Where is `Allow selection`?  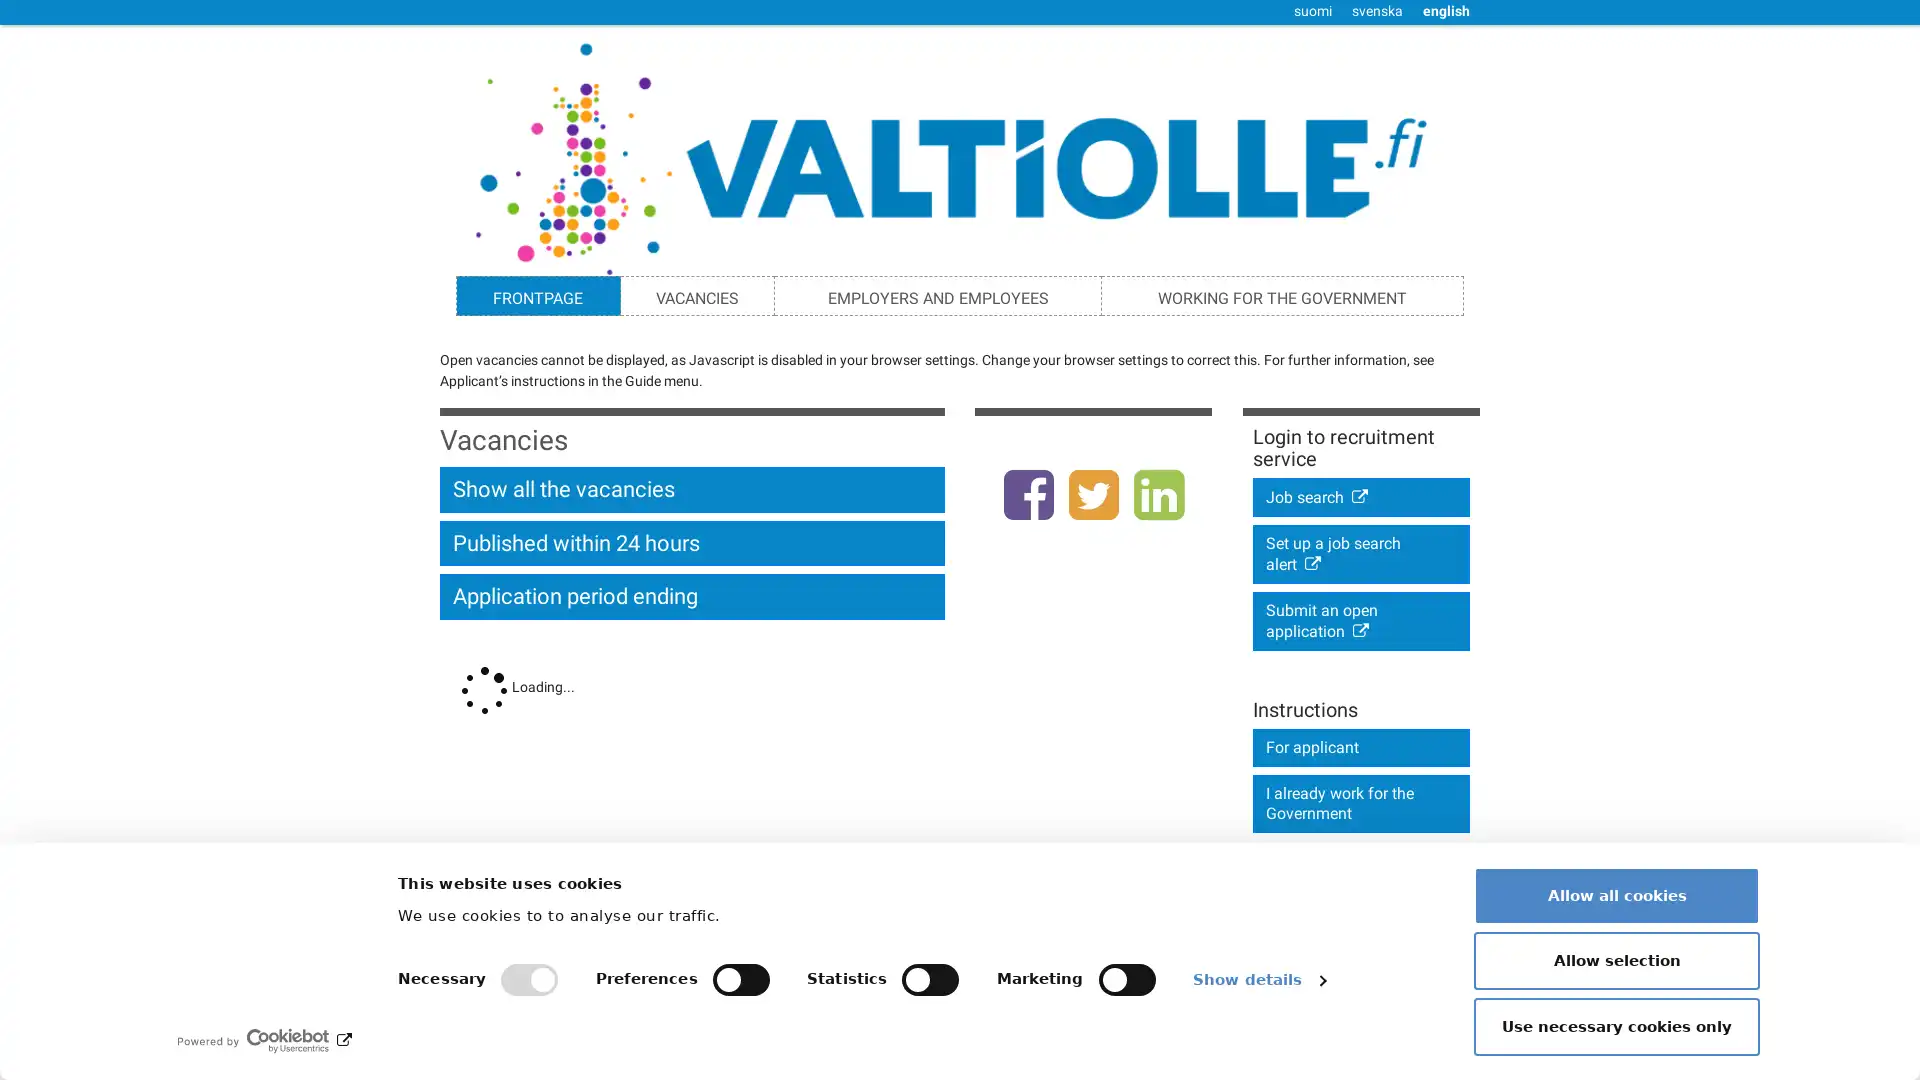 Allow selection is located at coordinates (1617, 959).